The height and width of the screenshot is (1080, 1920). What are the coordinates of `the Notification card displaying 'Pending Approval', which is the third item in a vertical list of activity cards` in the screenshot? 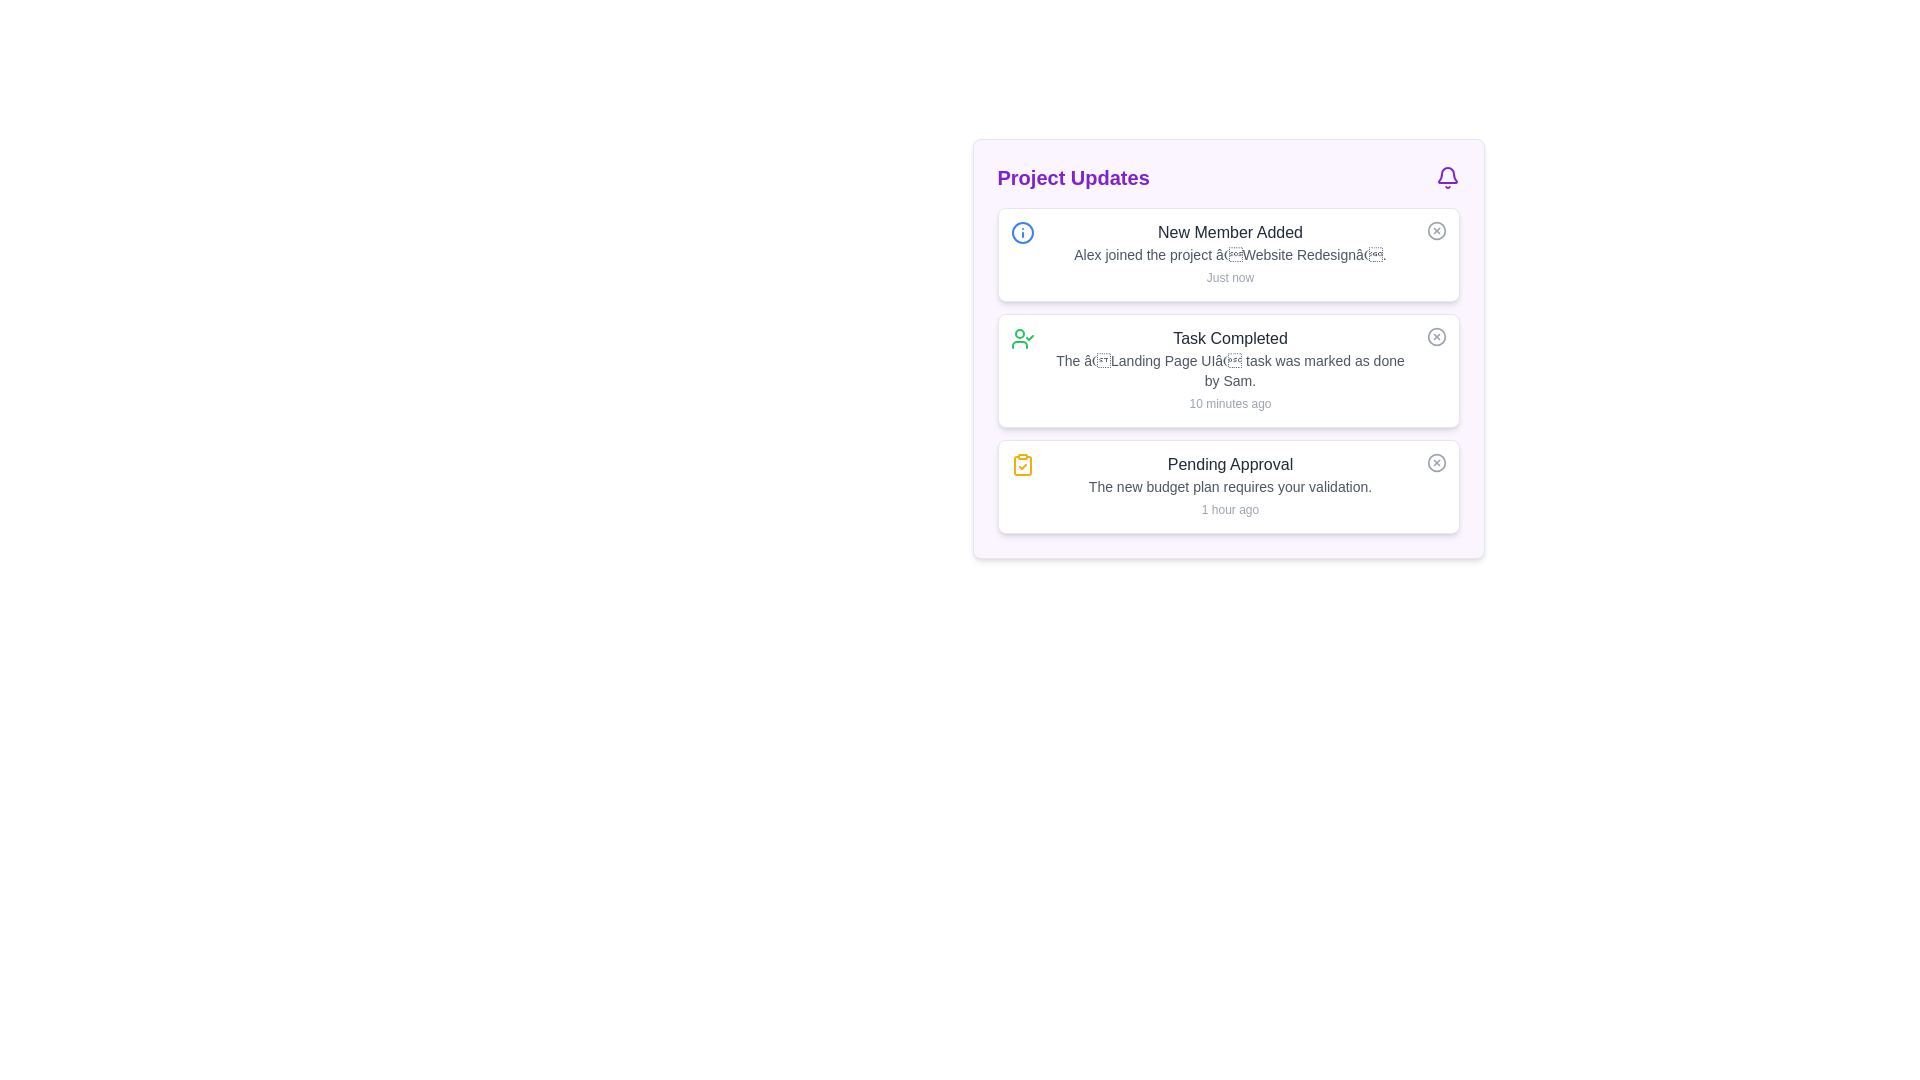 It's located at (1229, 486).